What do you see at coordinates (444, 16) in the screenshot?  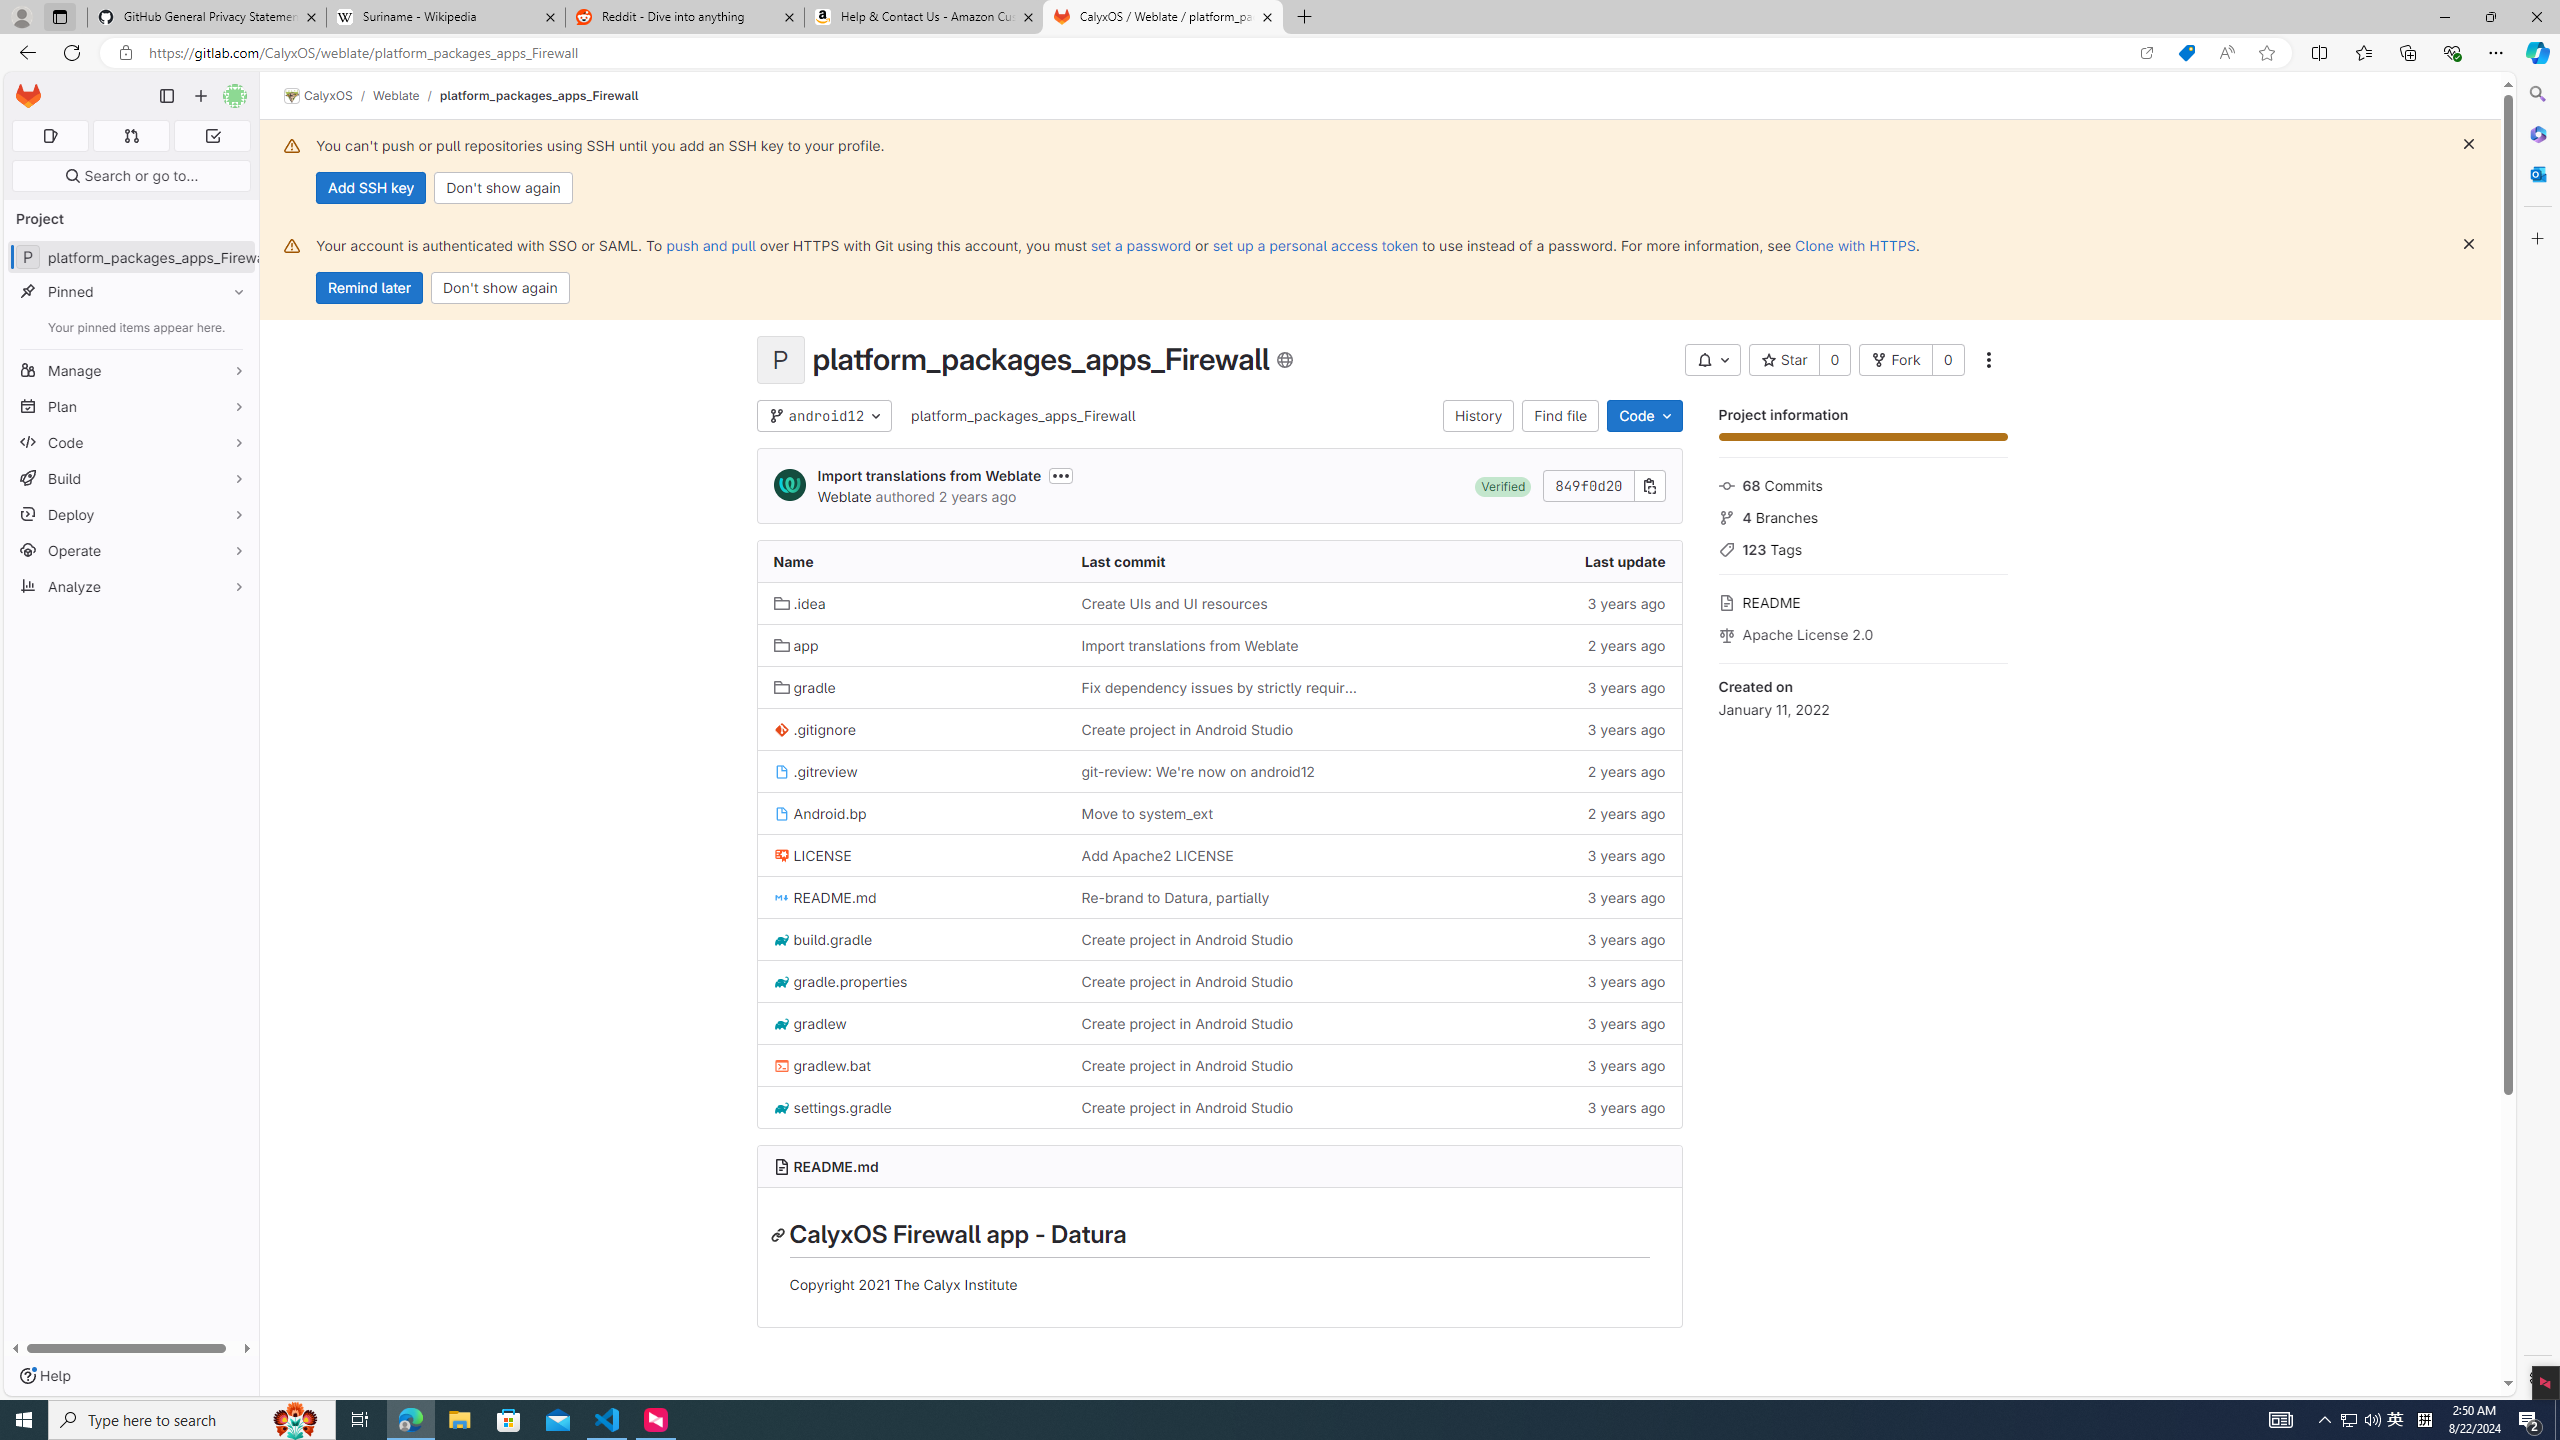 I see `'Suriname - Wikipedia'` at bounding box center [444, 16].